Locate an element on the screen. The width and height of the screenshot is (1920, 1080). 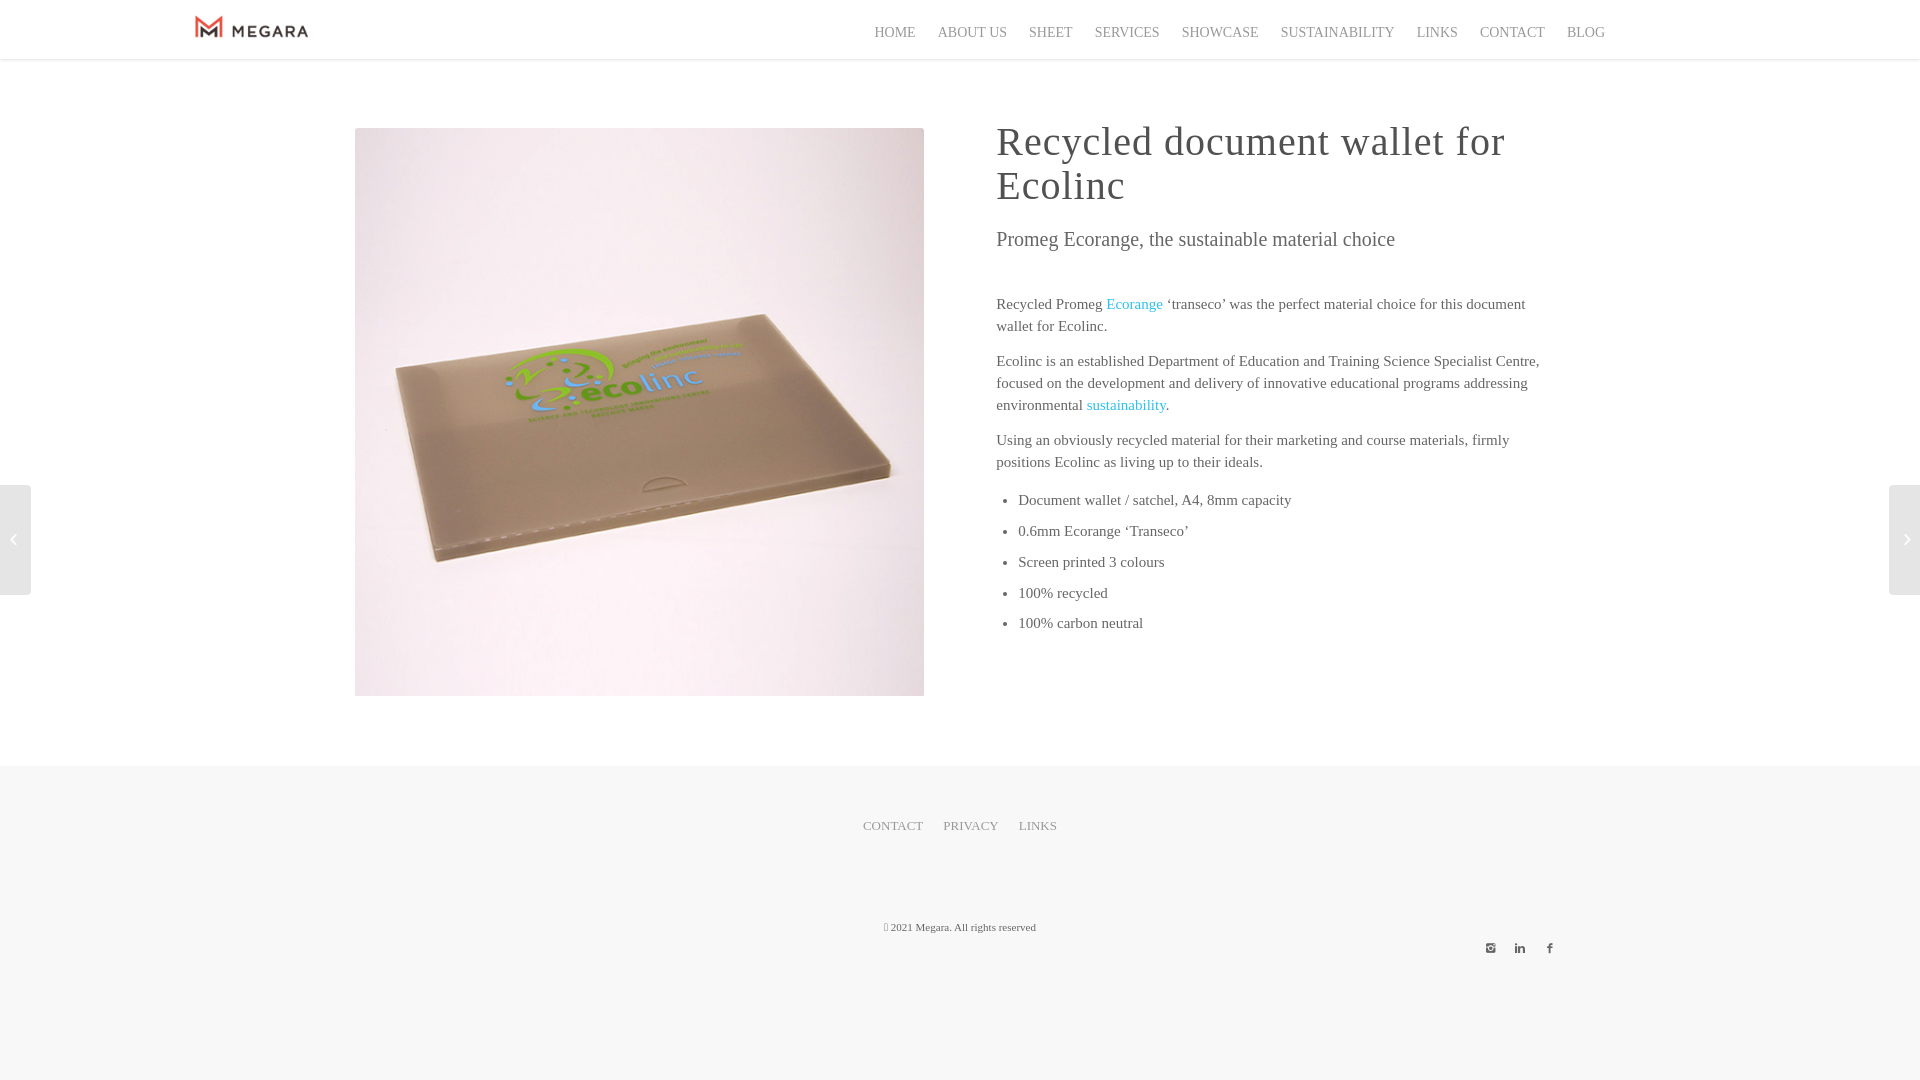
'BLOG' is located at coordinates (1583, 29).